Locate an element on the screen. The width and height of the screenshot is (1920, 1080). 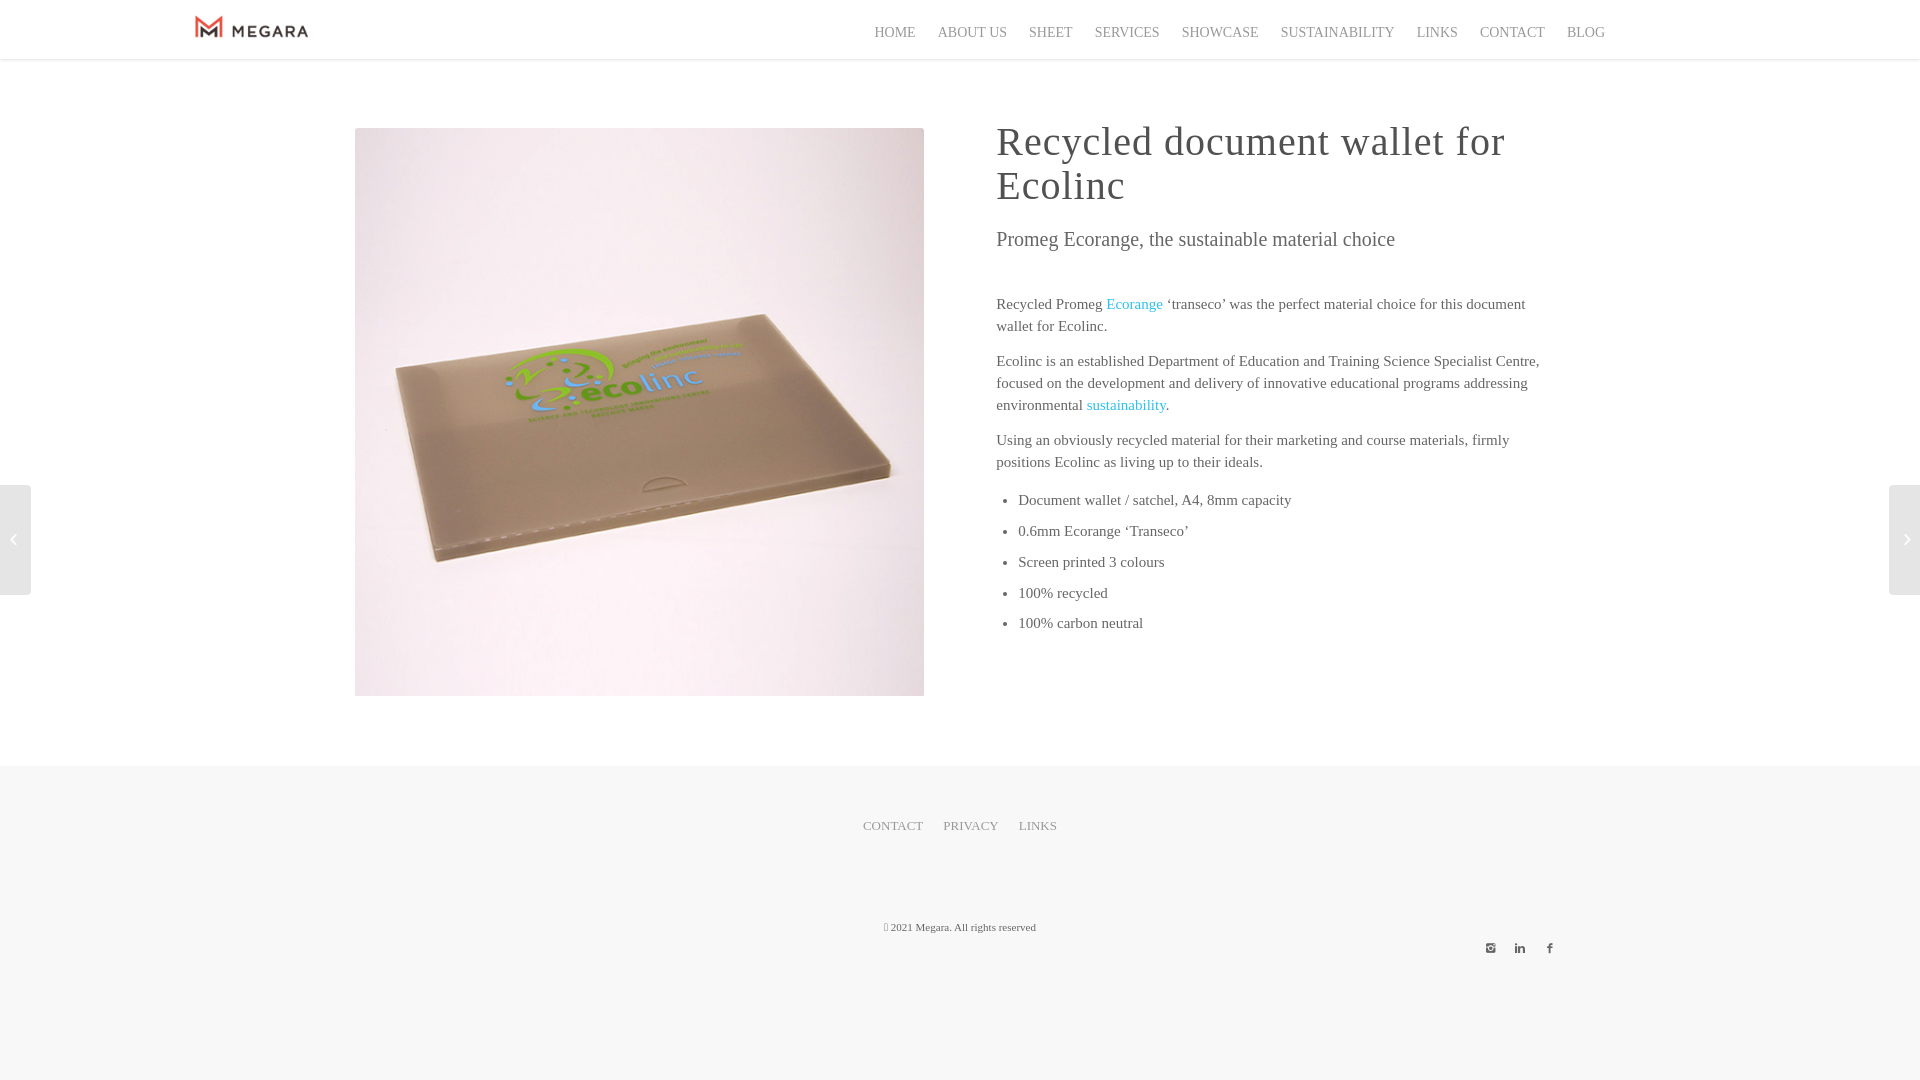
'BLOG' is located at coordinates (1583, 29).